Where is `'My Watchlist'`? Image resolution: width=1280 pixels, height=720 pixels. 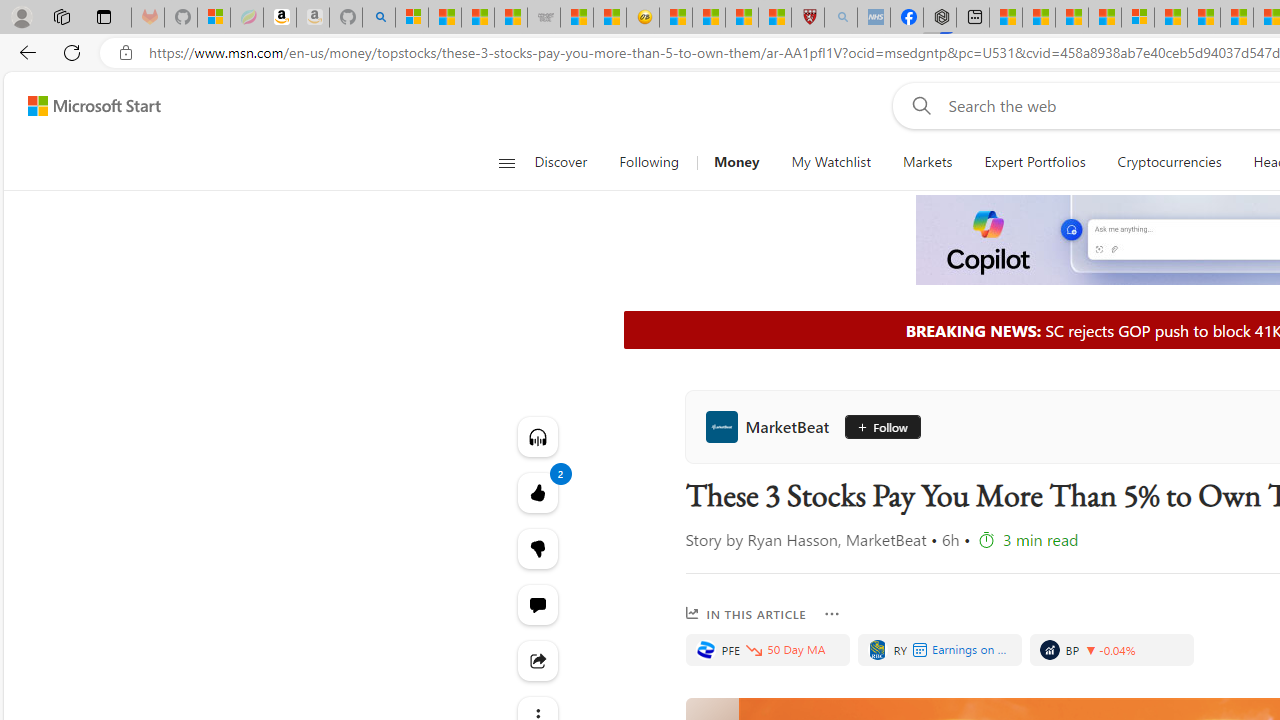
'My Watchlist' is located at coordinates (830, 162).